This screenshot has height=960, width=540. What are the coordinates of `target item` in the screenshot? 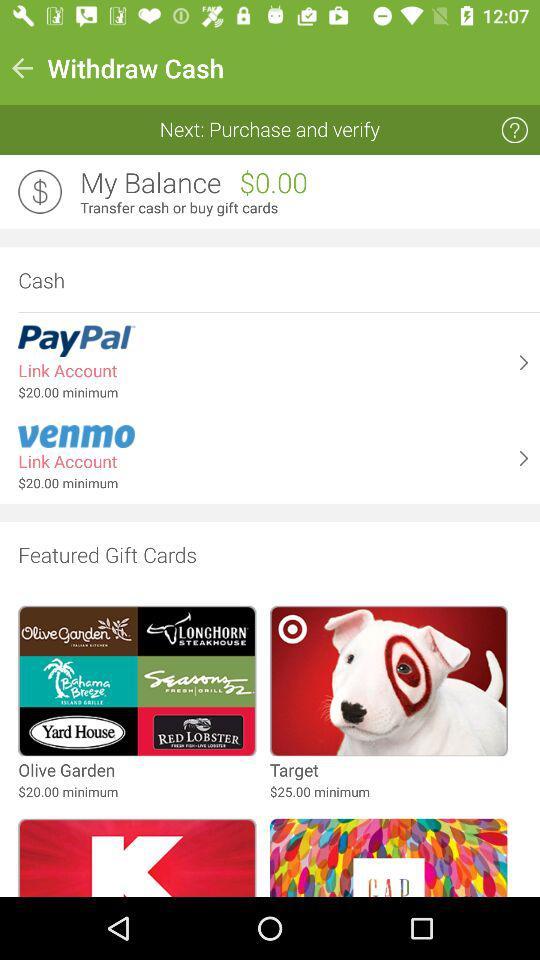 It's located at (293, 769).